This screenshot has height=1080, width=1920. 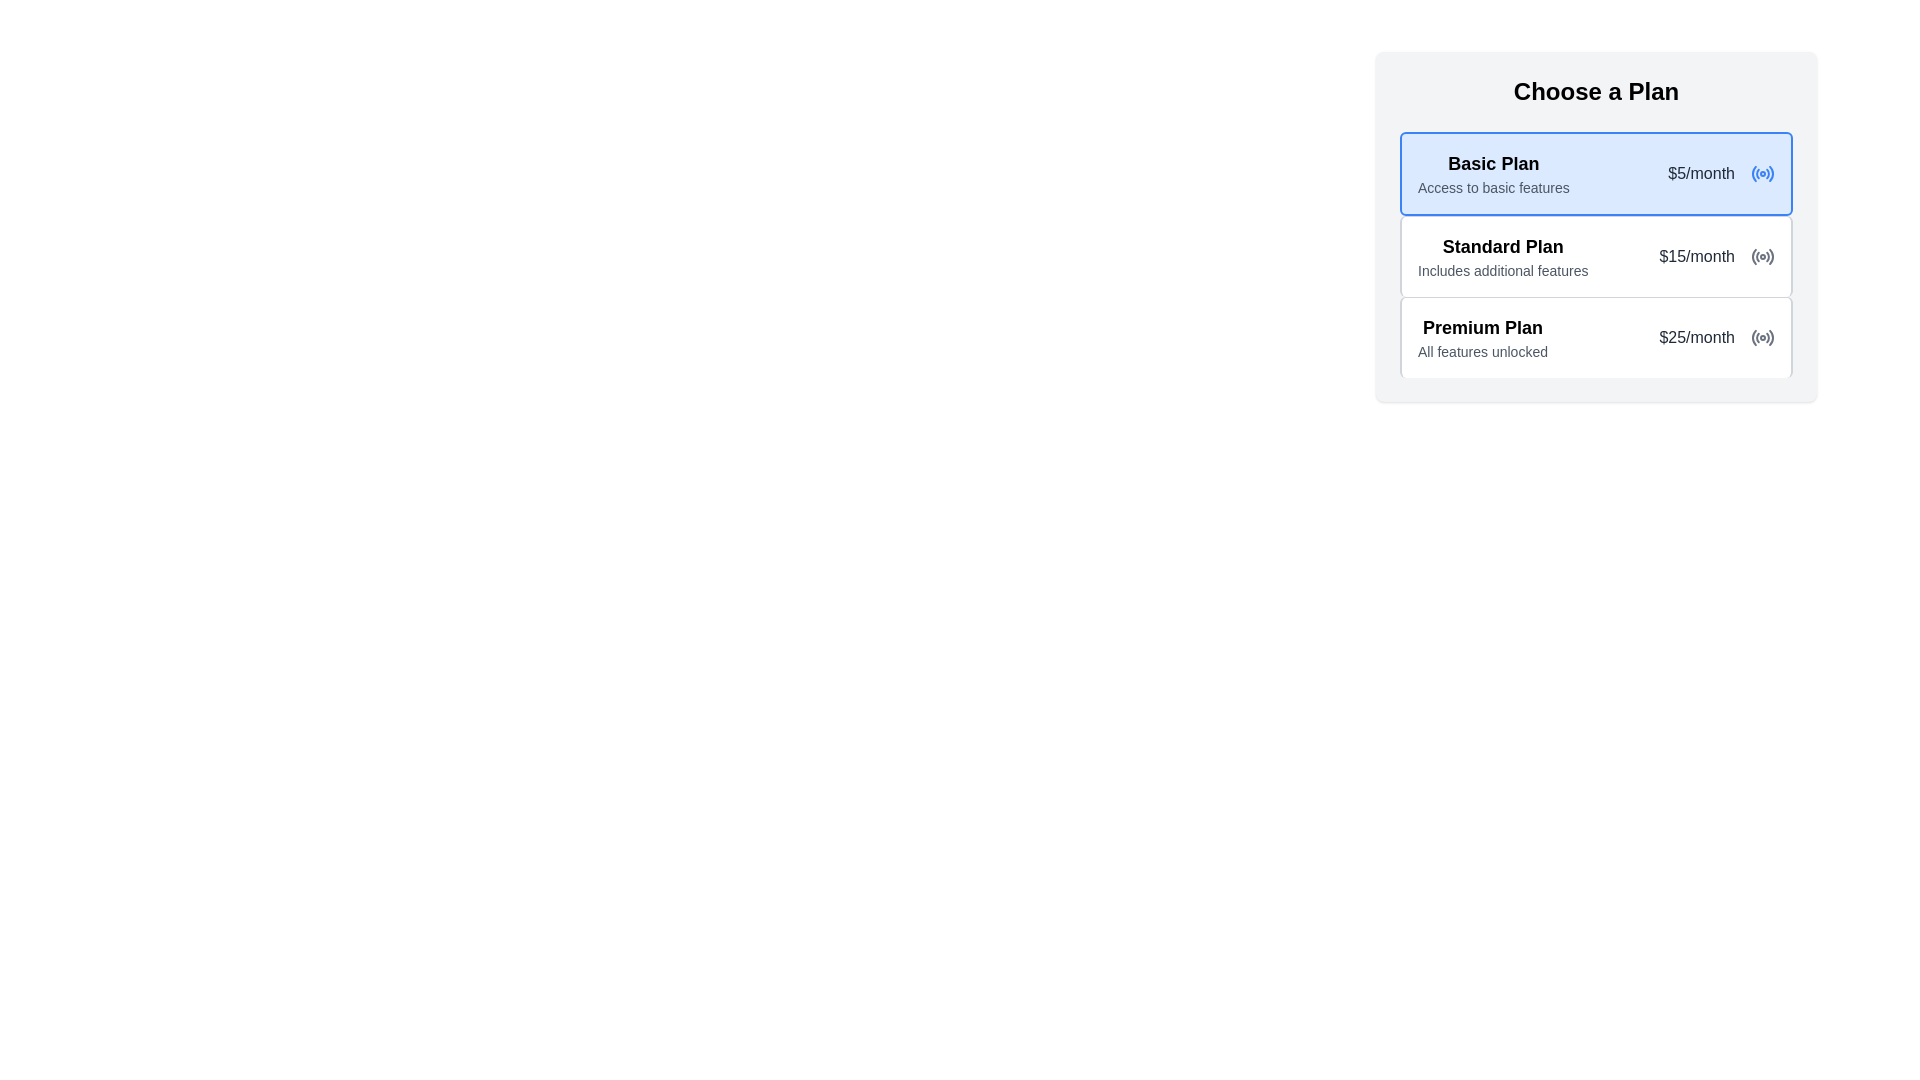 I want to click on the circular graphic icon resembling a radio or connection symbol, which is located to the right of the '$5/month' text in the 'Basic Plan' card, so click(x=1762, y=172).